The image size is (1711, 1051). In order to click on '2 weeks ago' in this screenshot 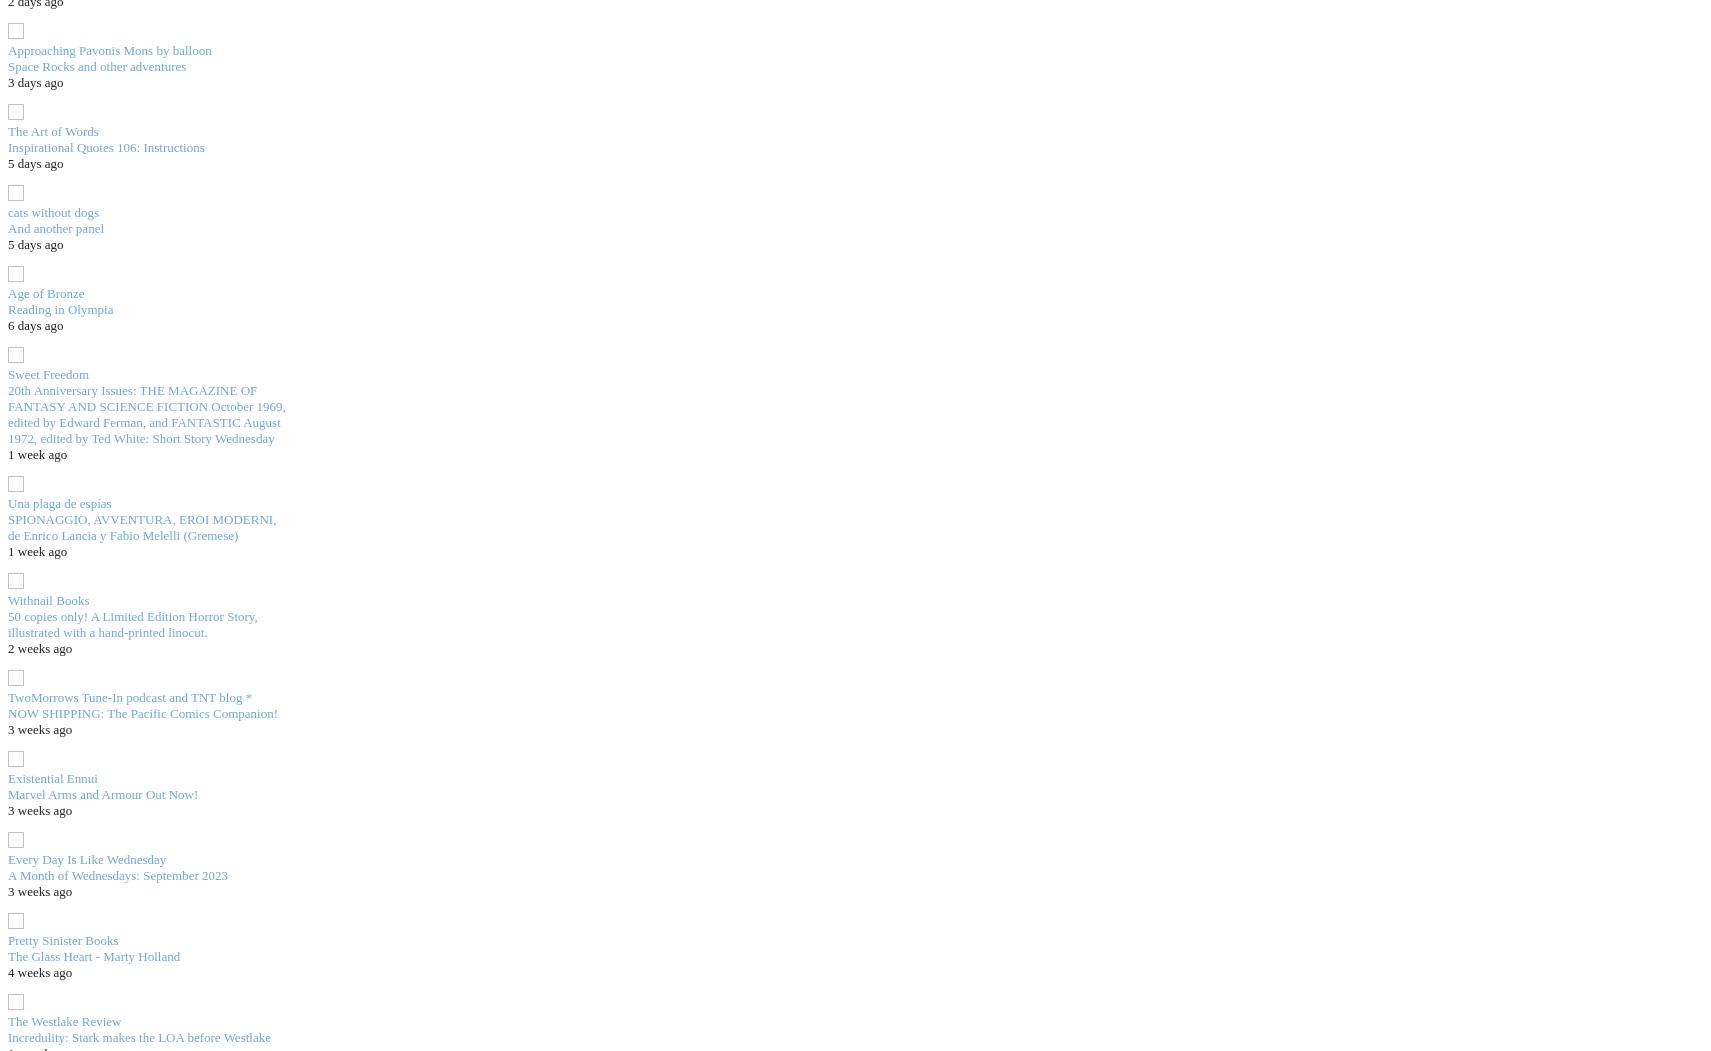, I will do `click(39, 647)`.